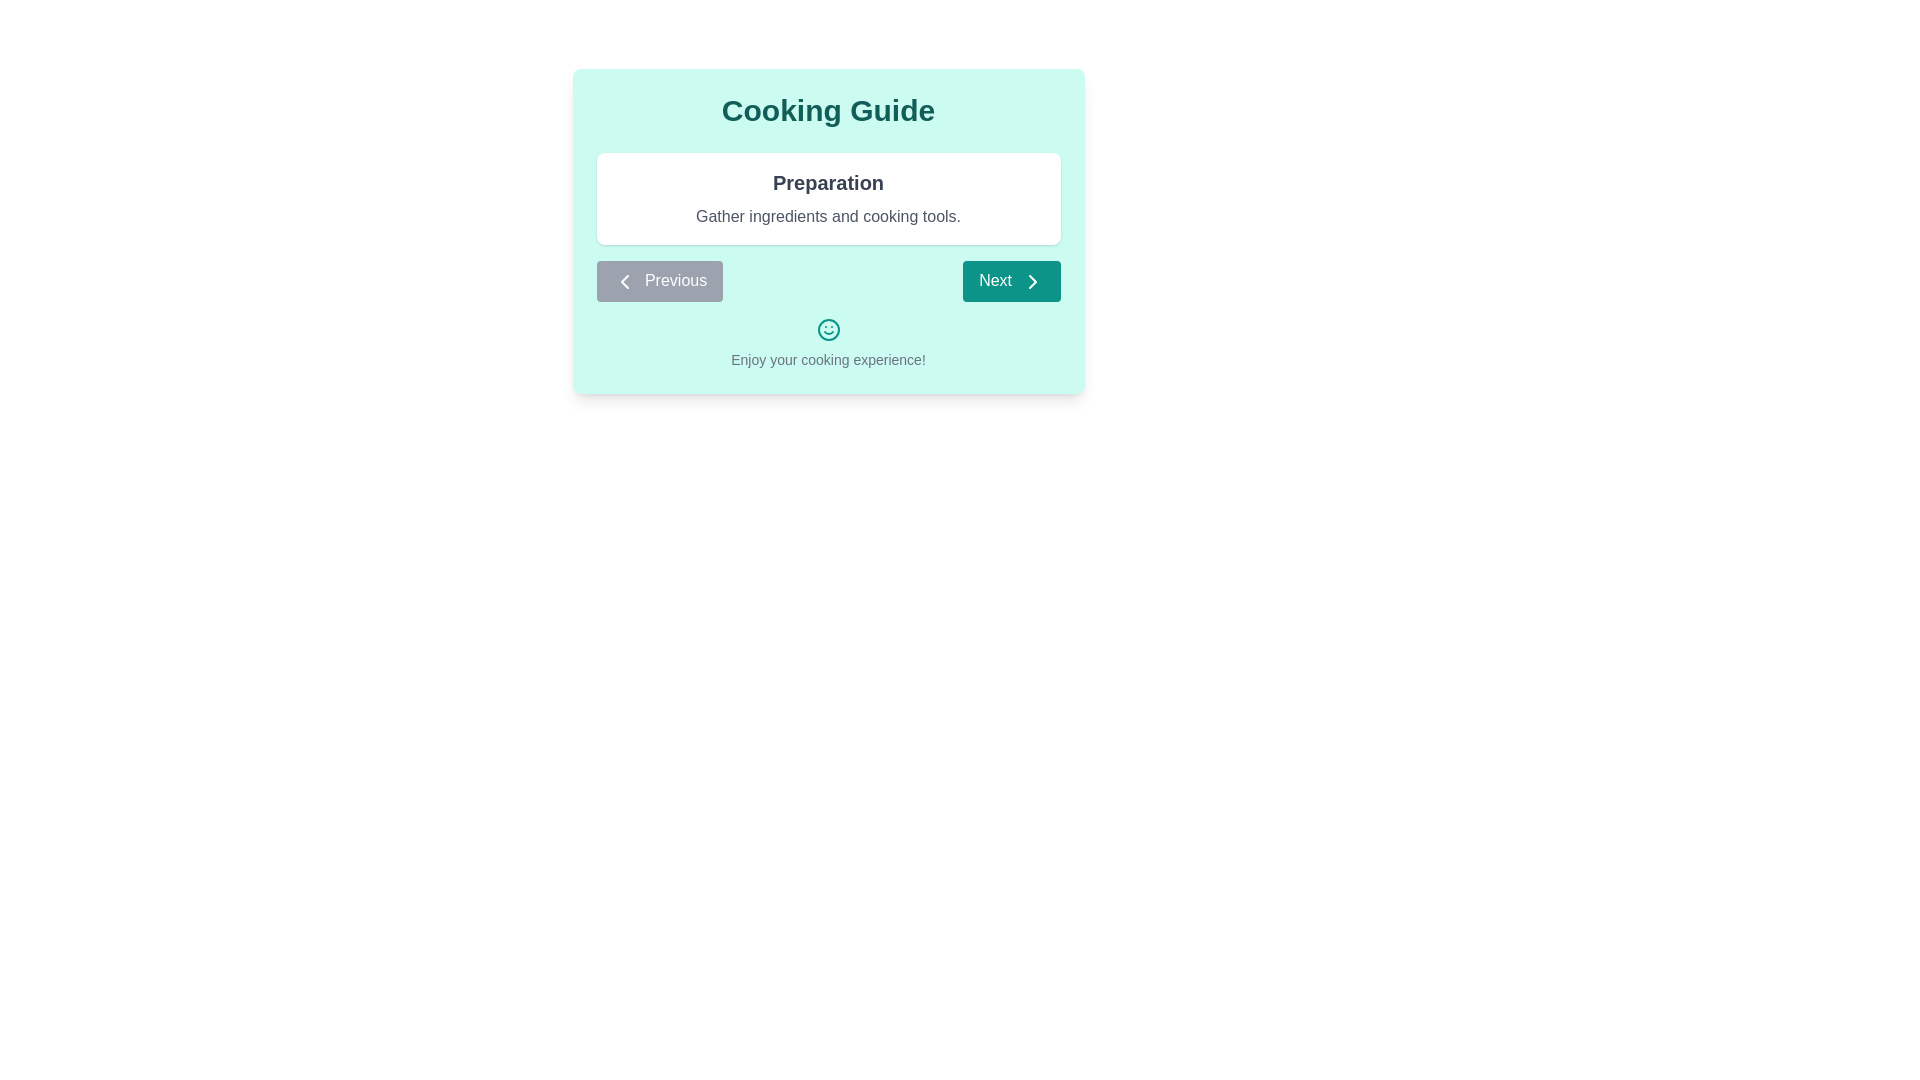  I want to click on the 'Next' button, which is a rectangular button with white text on a teal-green background, located on the right-hand side of the navigation buttons at the bottom of the modal interface, so click(1011, 281).